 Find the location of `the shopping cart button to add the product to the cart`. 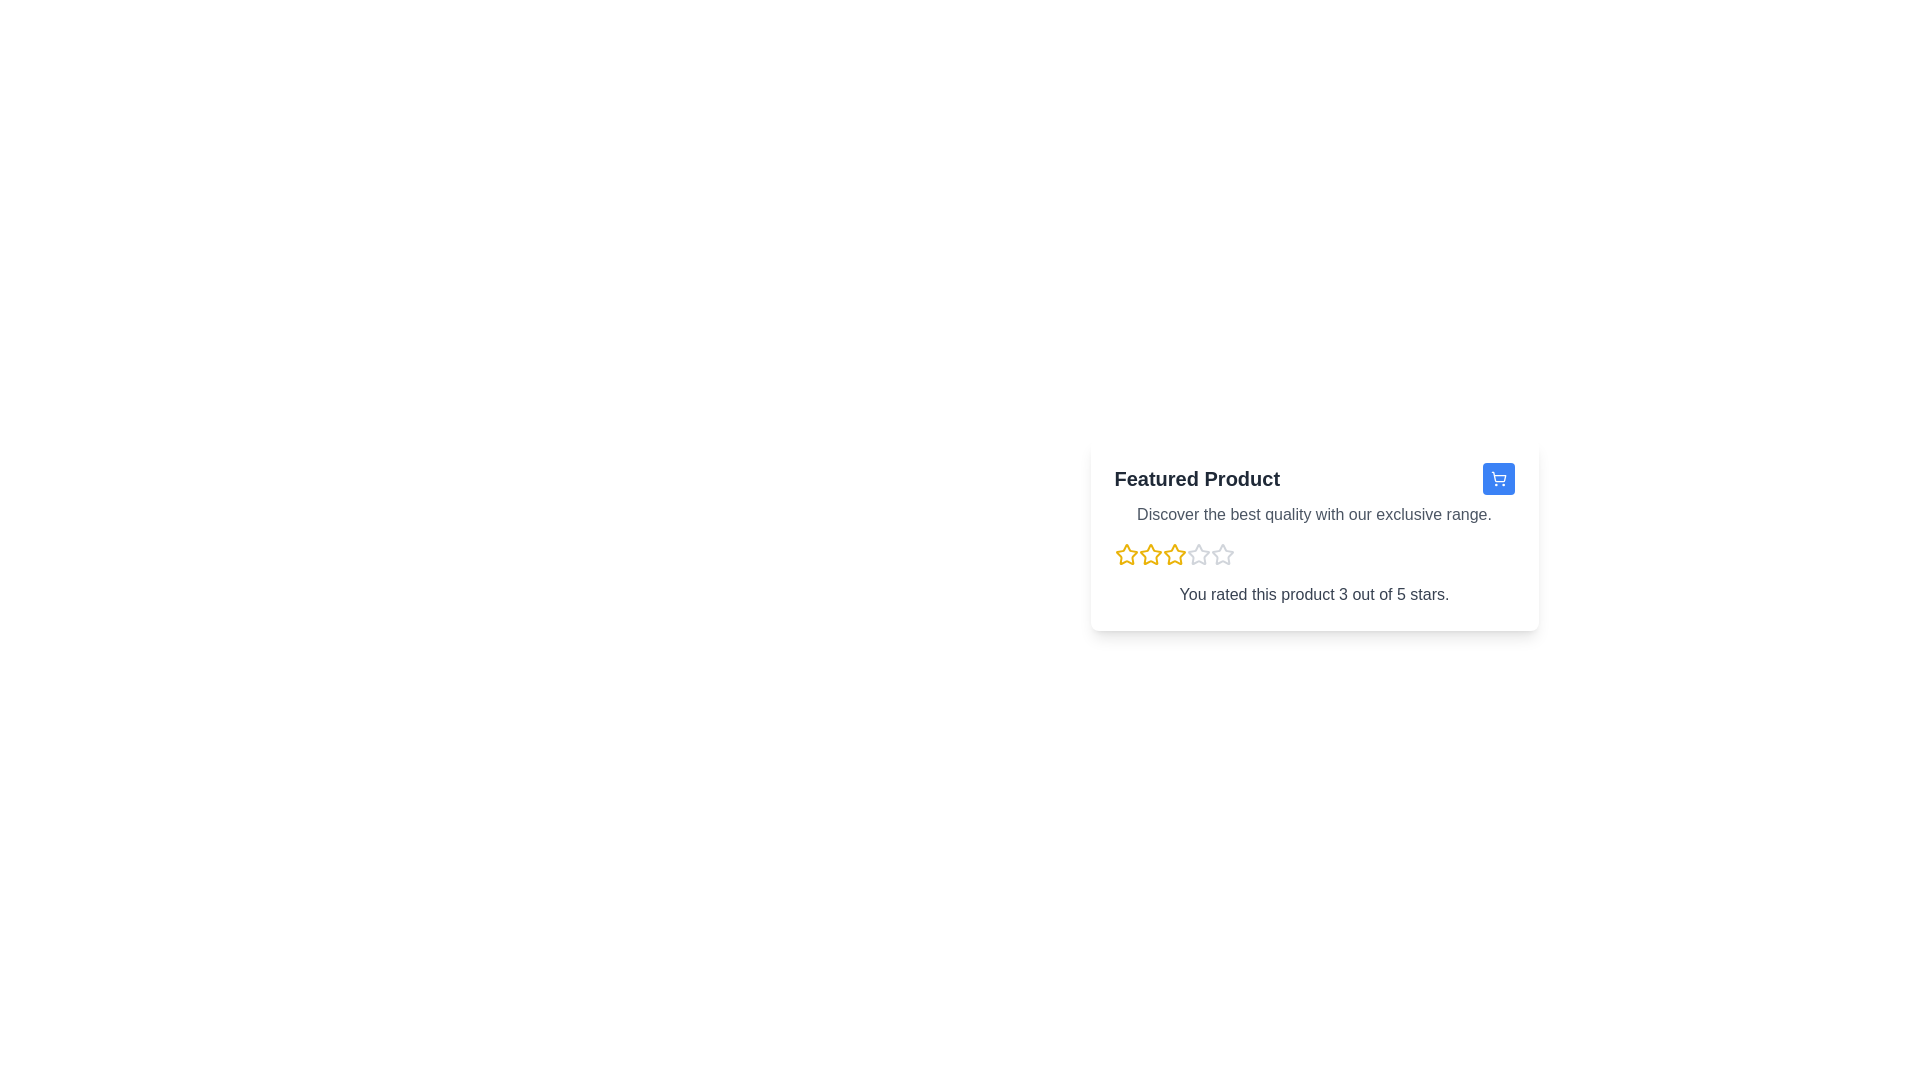

the shopping cart button to add the product to the cart is located at coordinates (1498, 478).